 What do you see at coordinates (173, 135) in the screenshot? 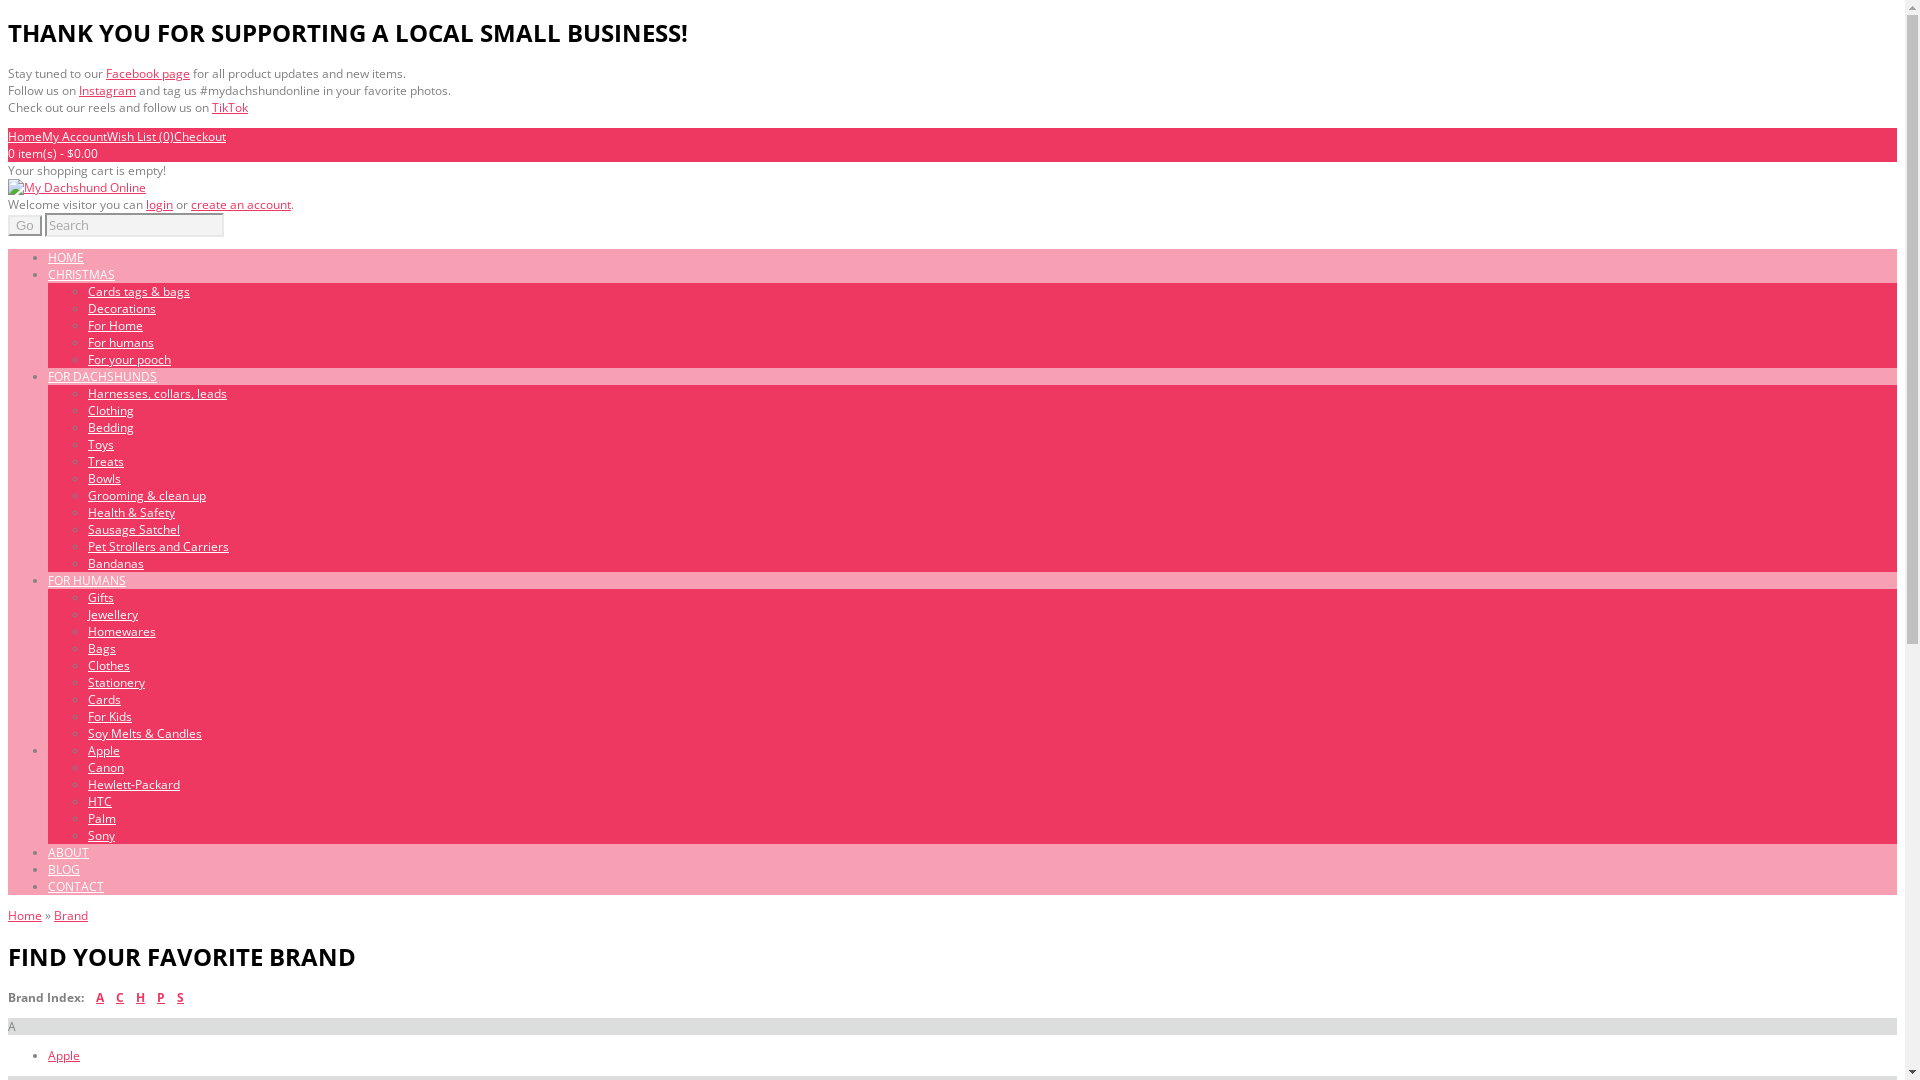
I see `'Checkout'` at bounding box center [173, 135].